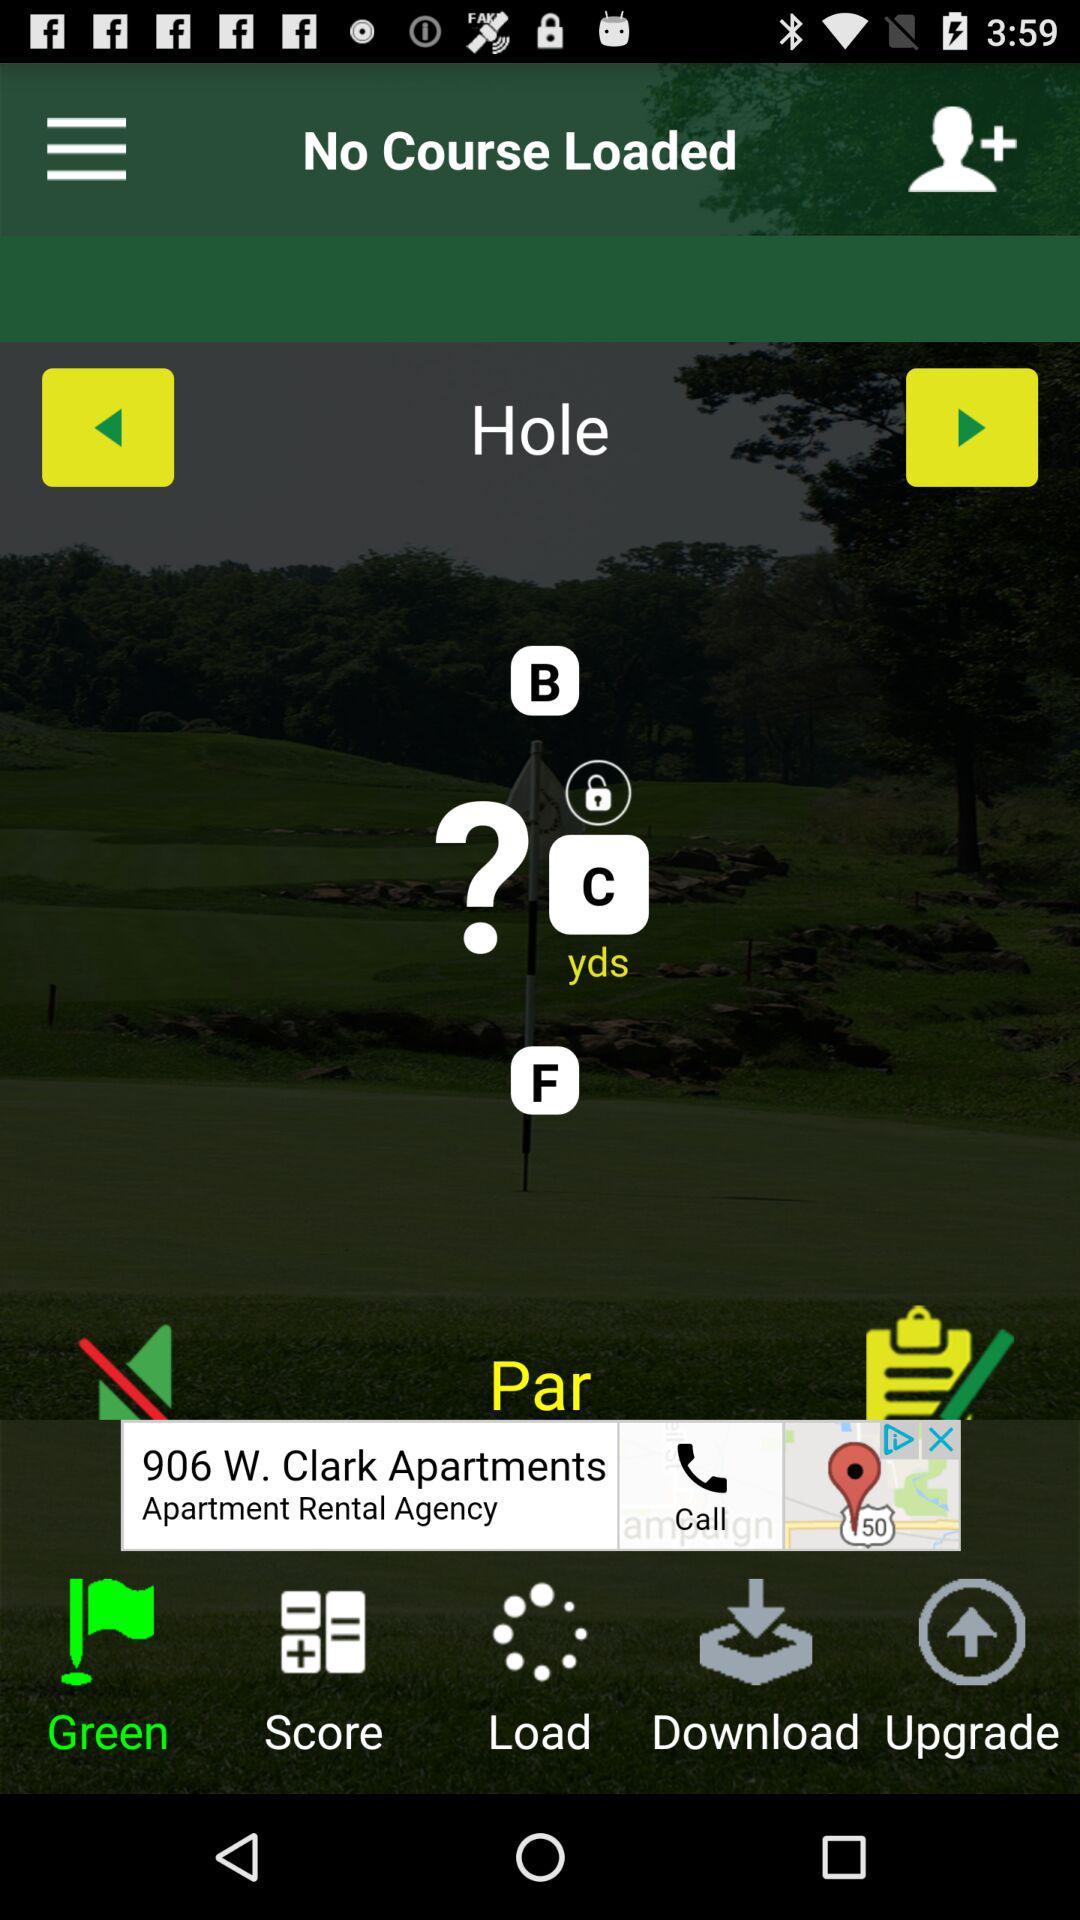  Describe the element at coordinates (961, 158) in the screenshot. I see `the follow icon` at that location.